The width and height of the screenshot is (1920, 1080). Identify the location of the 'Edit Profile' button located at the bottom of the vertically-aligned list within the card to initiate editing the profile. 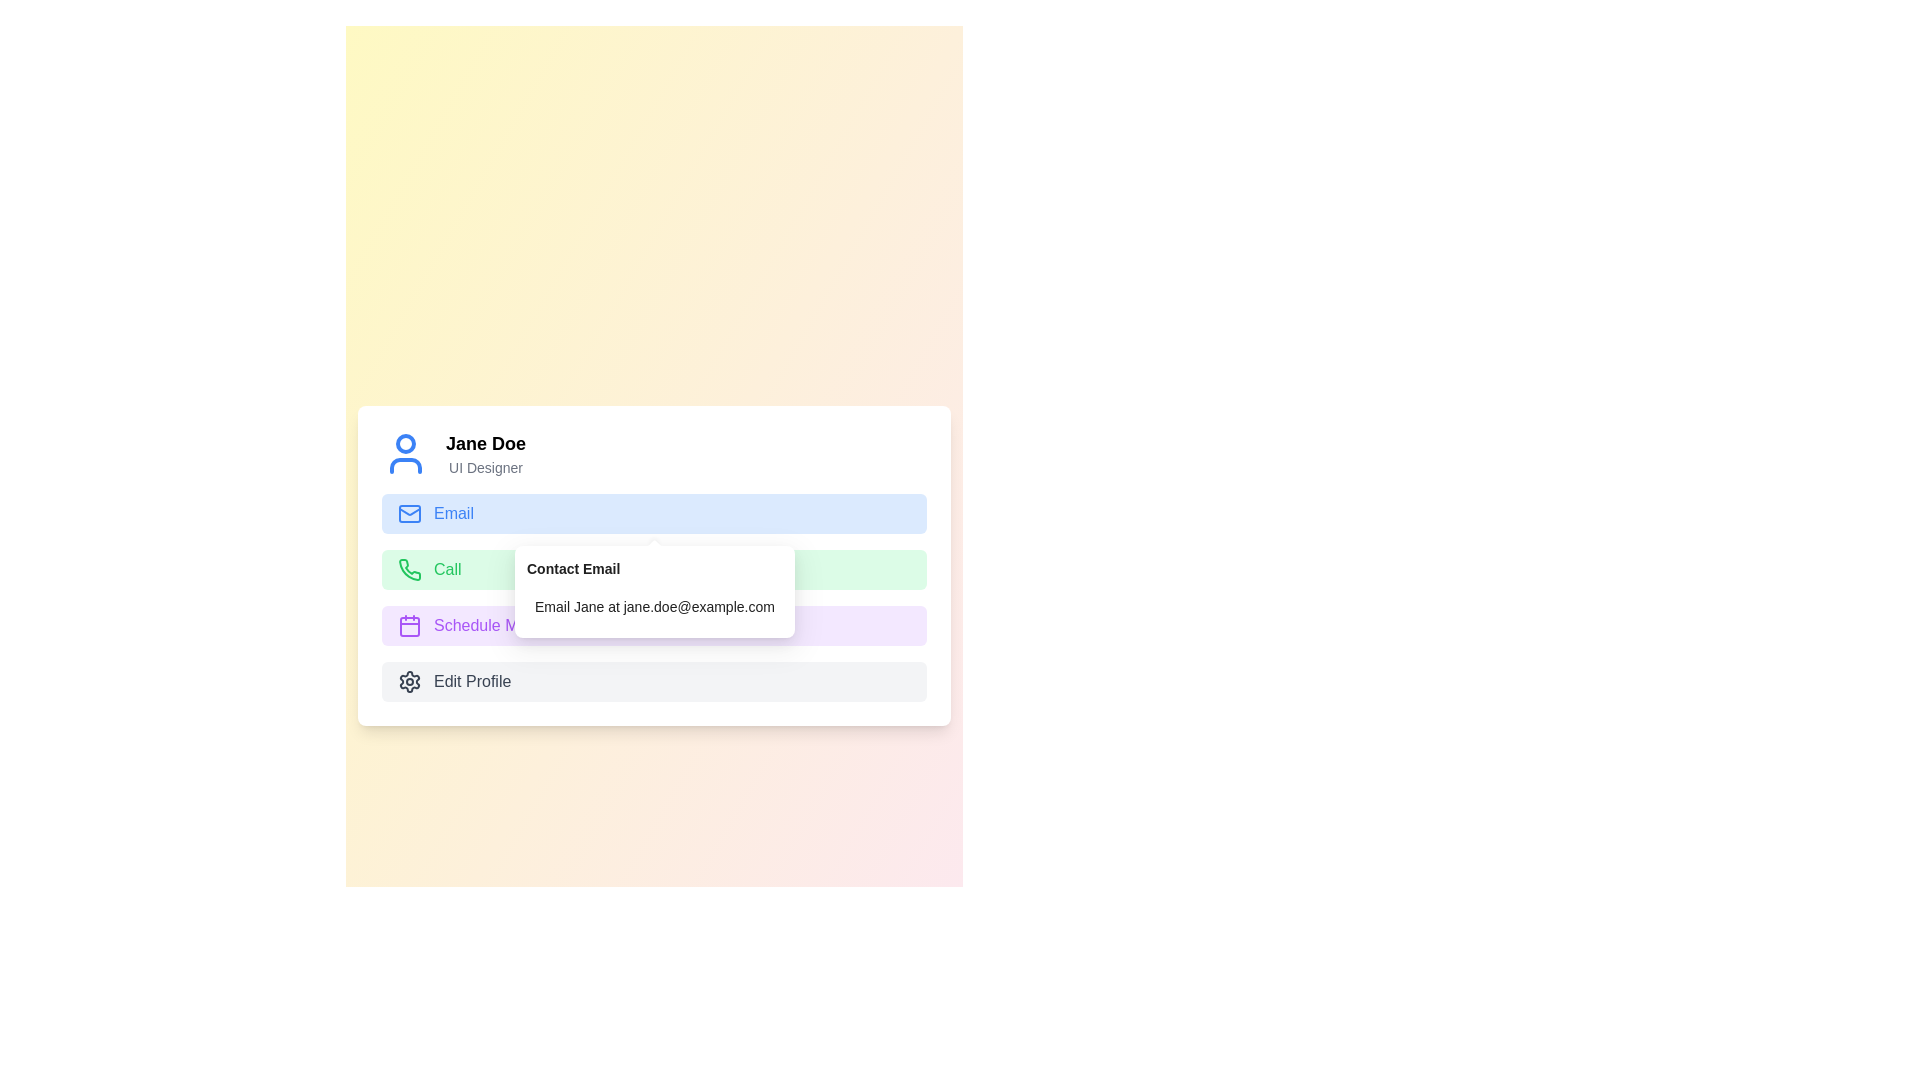
(654, 681).